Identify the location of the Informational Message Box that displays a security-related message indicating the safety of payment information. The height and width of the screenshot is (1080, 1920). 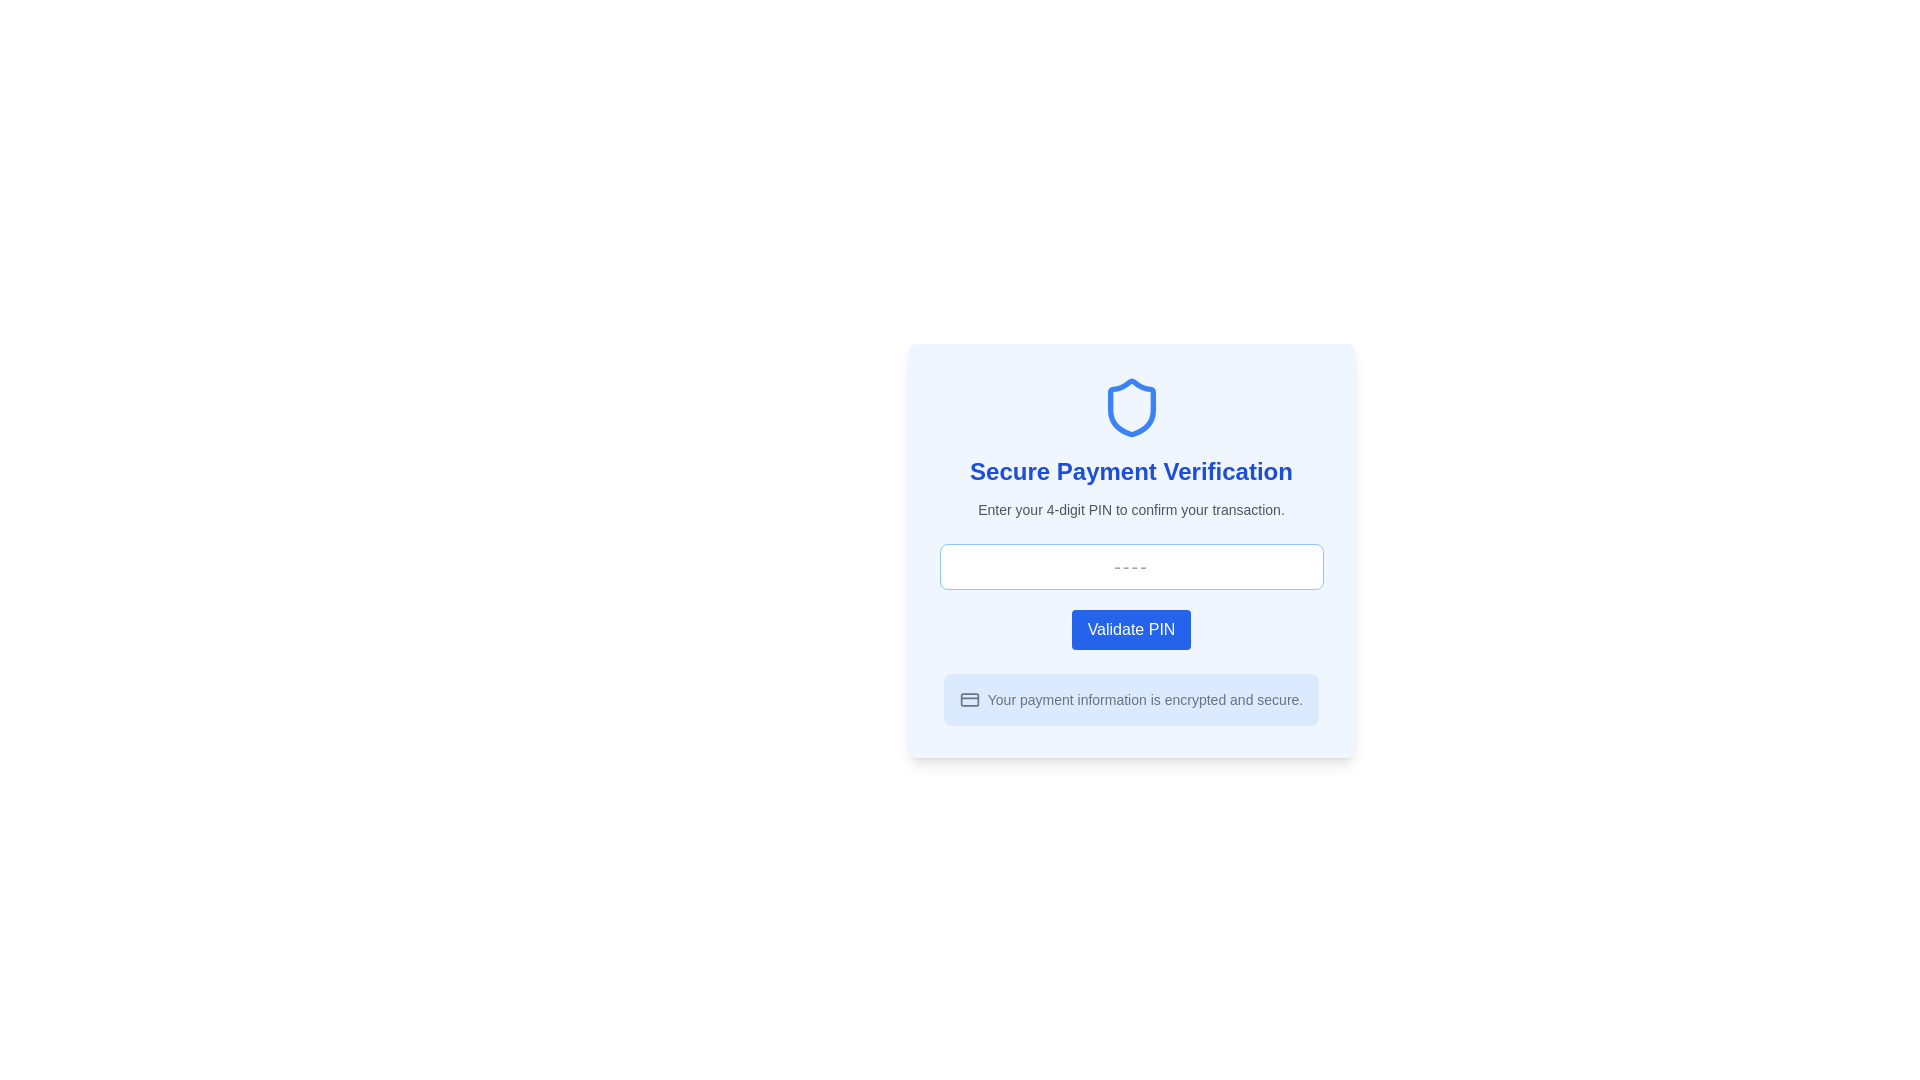
(1131, 698).